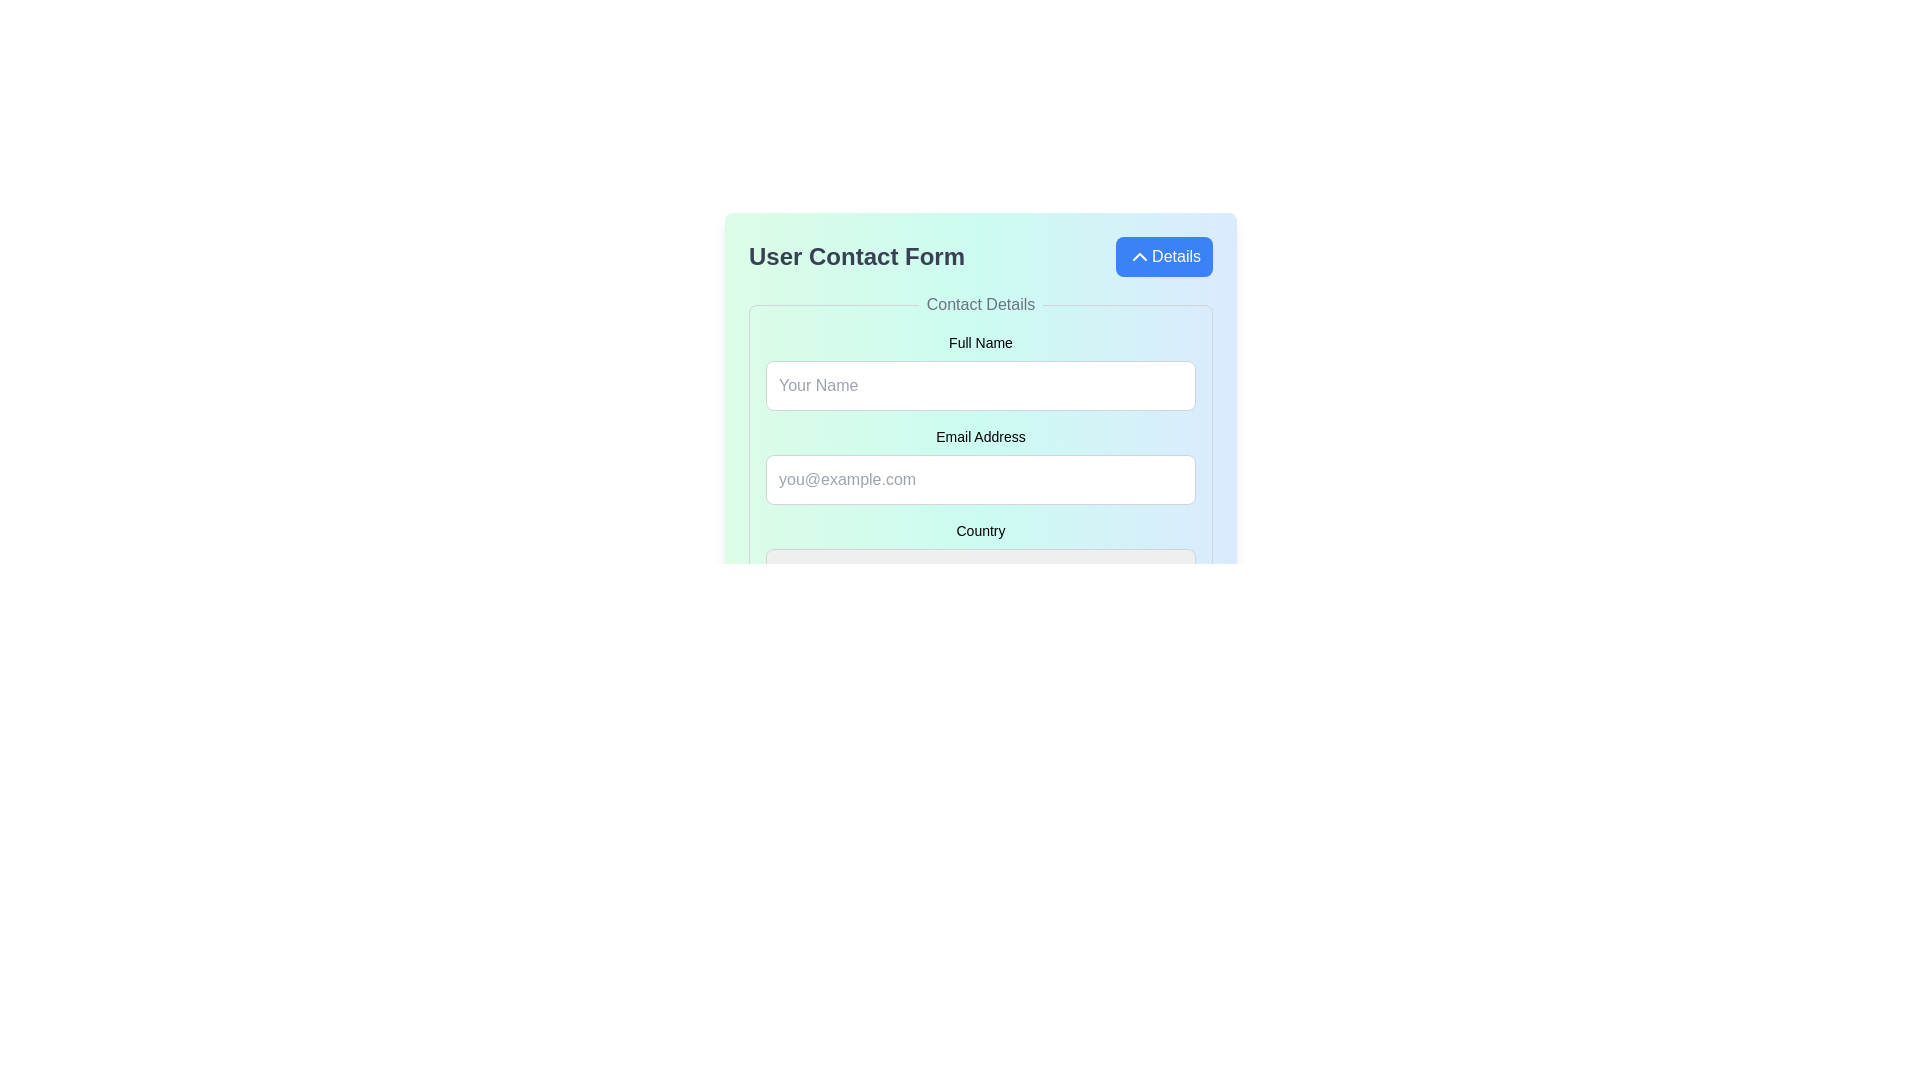 This screenshot has width=1920, height=1080. What do you see at coordinates (980, 530) in the screenshot?
I see `the label indicating the dropdown for selecting a country, which is positioned just above the dropdown menu` at bounding box center [980, 530].